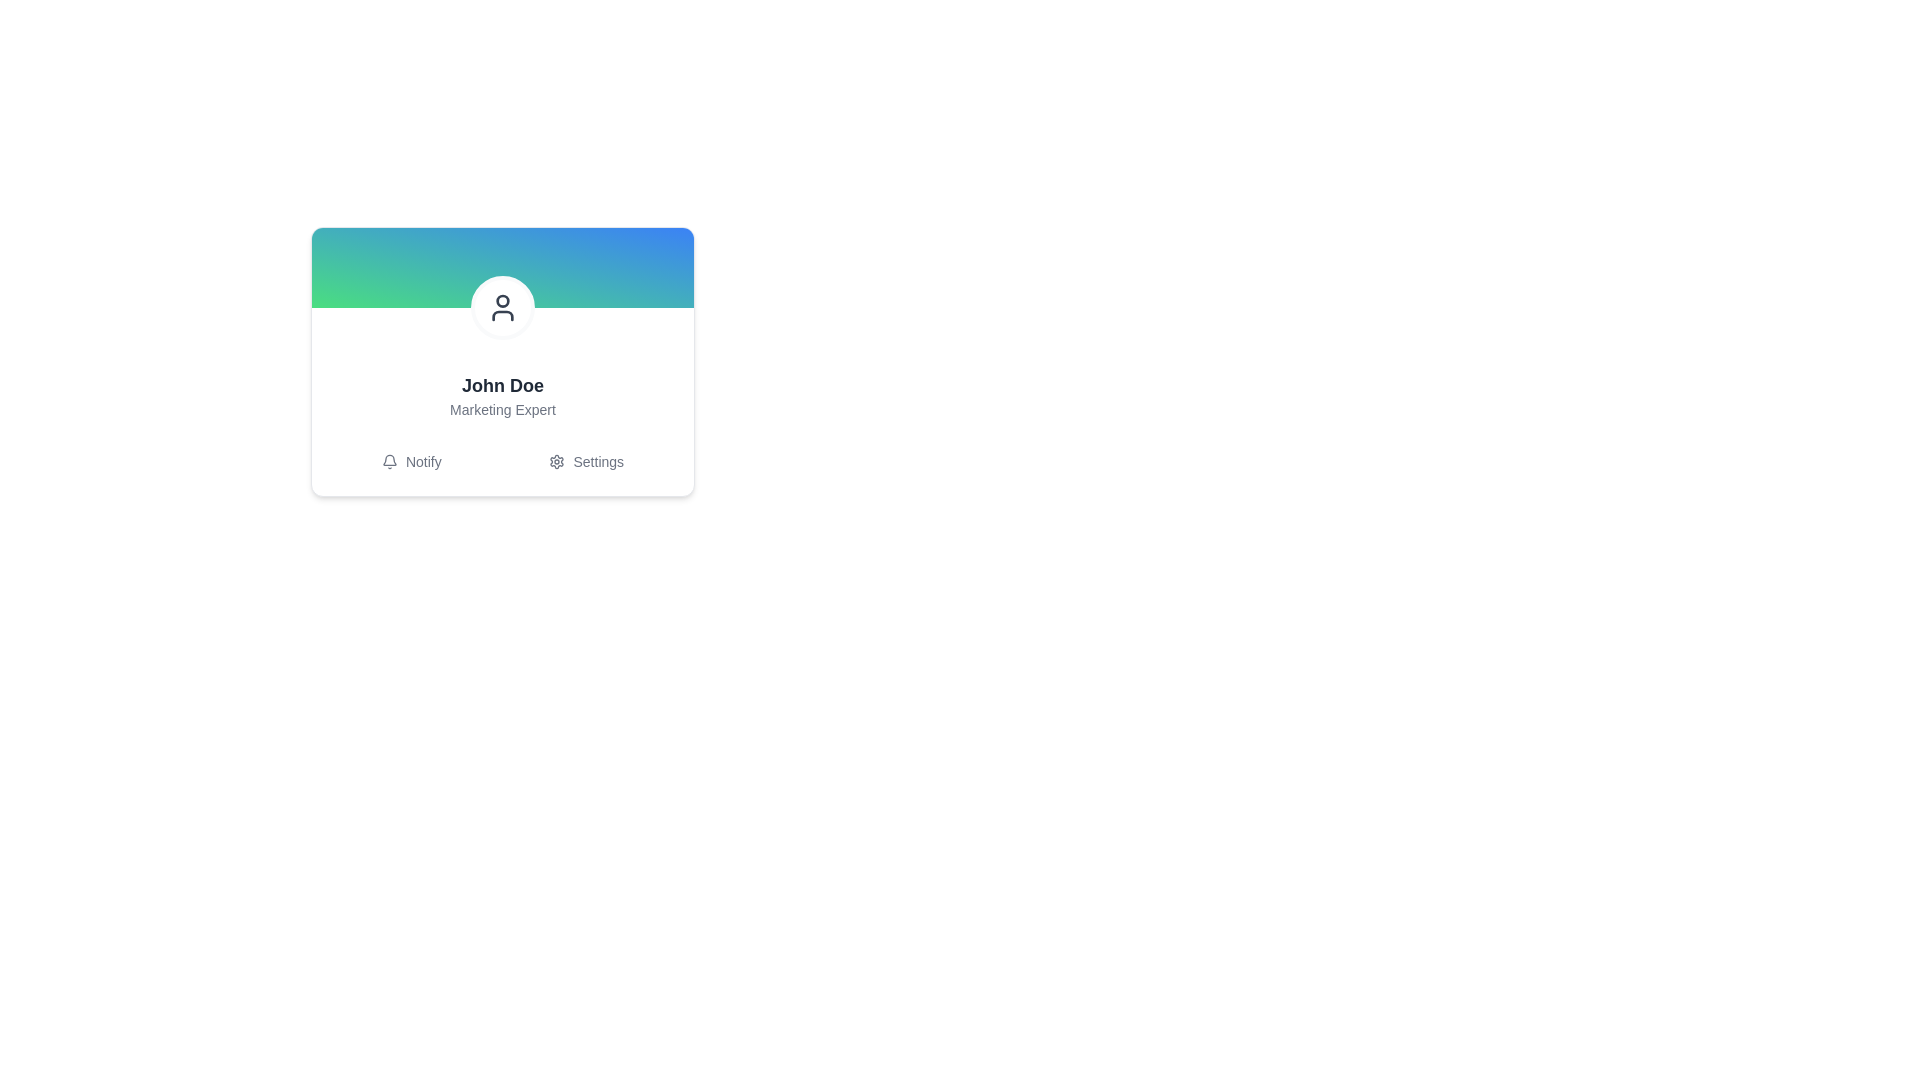  Describe the element at coordinates (557, 462) in the screenshot. I see `the small circular gear icon located to the left of the 'Settings' text label, which is part of the 'Settings' clickable area` at that location.